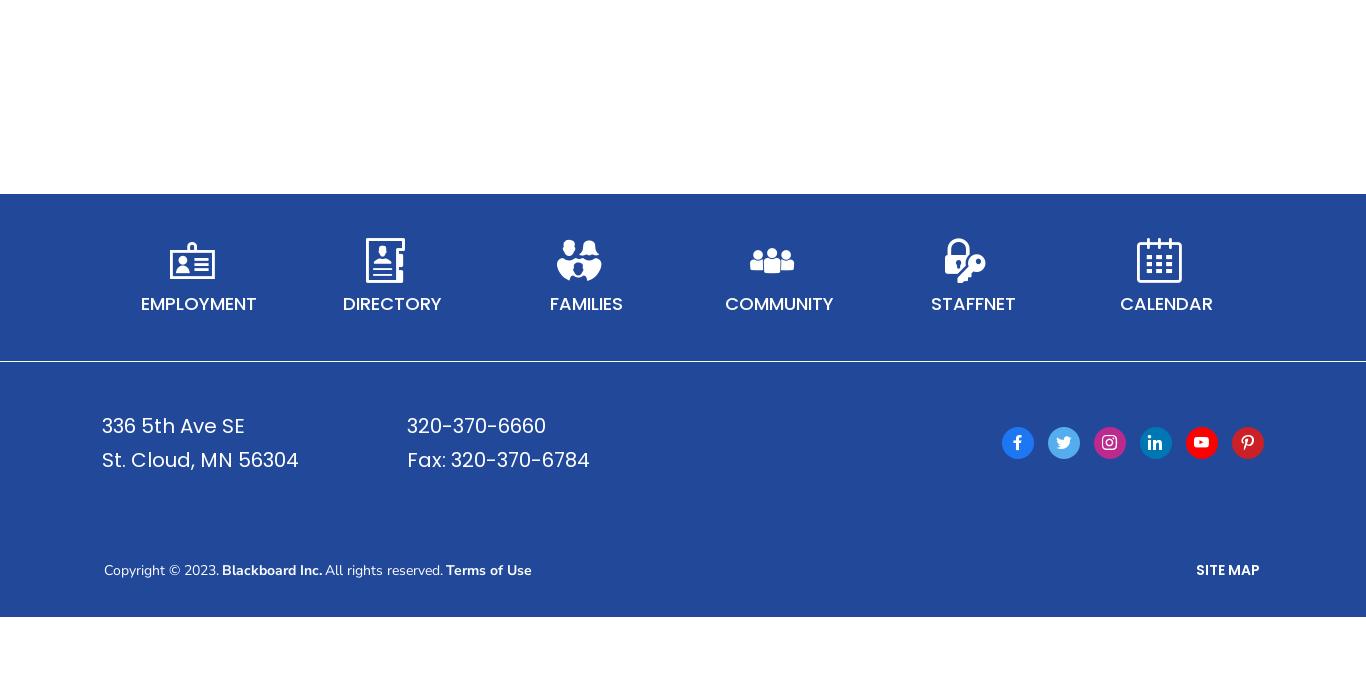  What do you see at coordinates (444, 597) in the screenshot?
I see `'Terms of Use'` at bounding box center [444, 597].